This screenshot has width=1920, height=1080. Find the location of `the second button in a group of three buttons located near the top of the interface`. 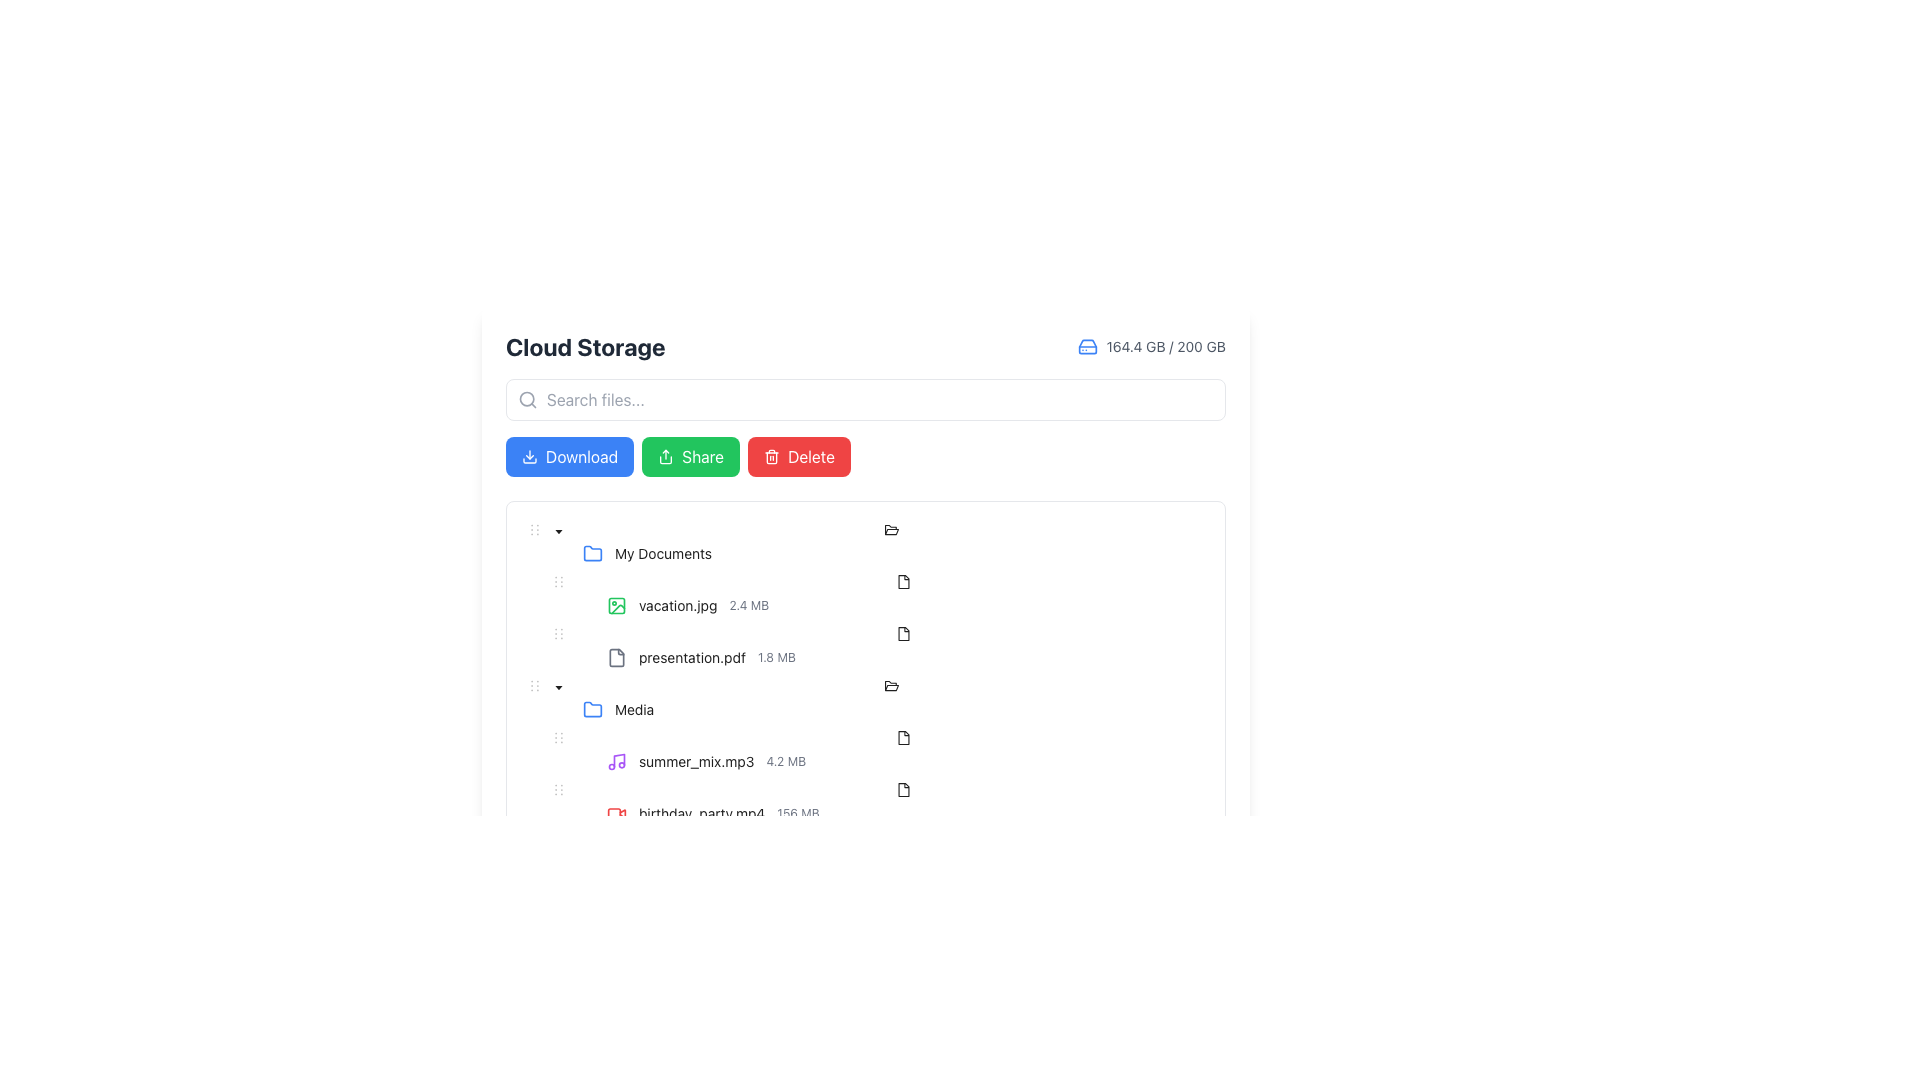

the second button in a group of three buttons located near the top of the interface is located at coordinates (691, 456).